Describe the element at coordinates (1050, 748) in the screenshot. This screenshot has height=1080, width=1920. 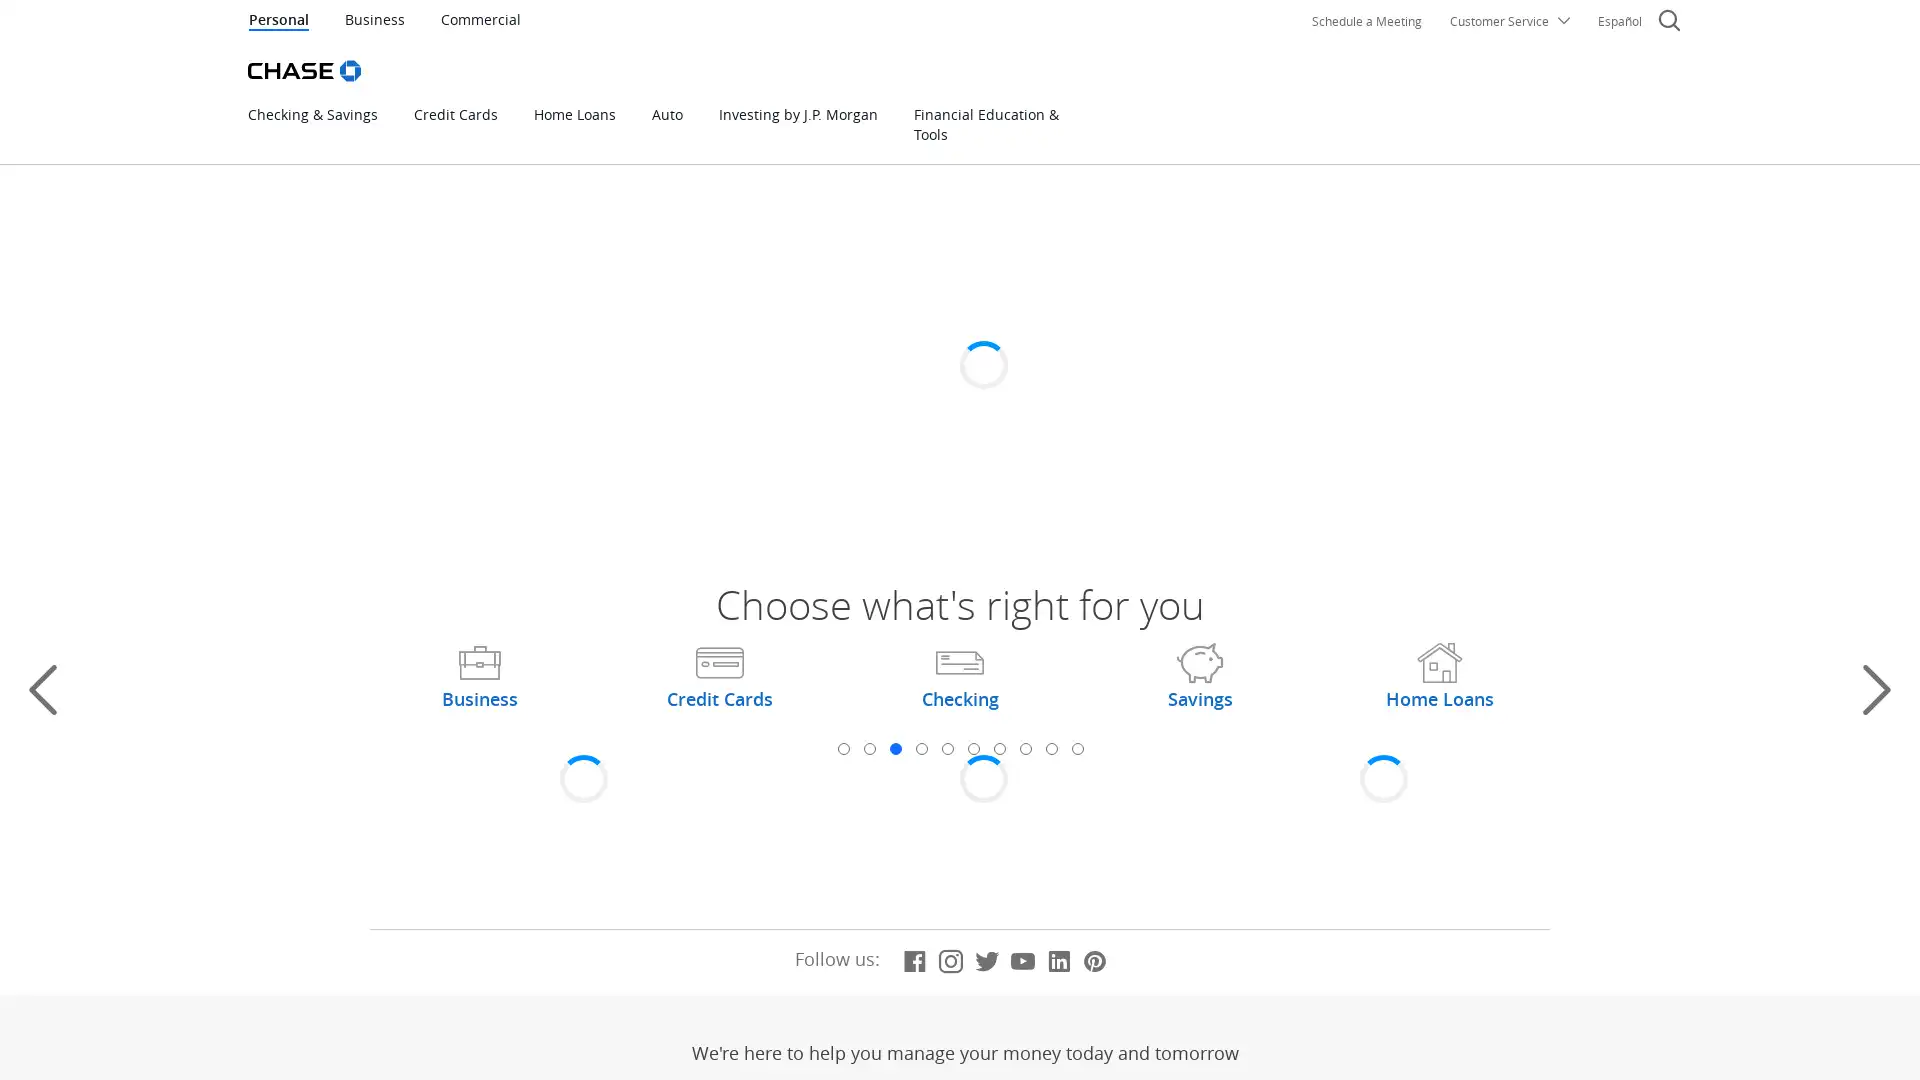
I see `Slide 9 of 10` at that location.